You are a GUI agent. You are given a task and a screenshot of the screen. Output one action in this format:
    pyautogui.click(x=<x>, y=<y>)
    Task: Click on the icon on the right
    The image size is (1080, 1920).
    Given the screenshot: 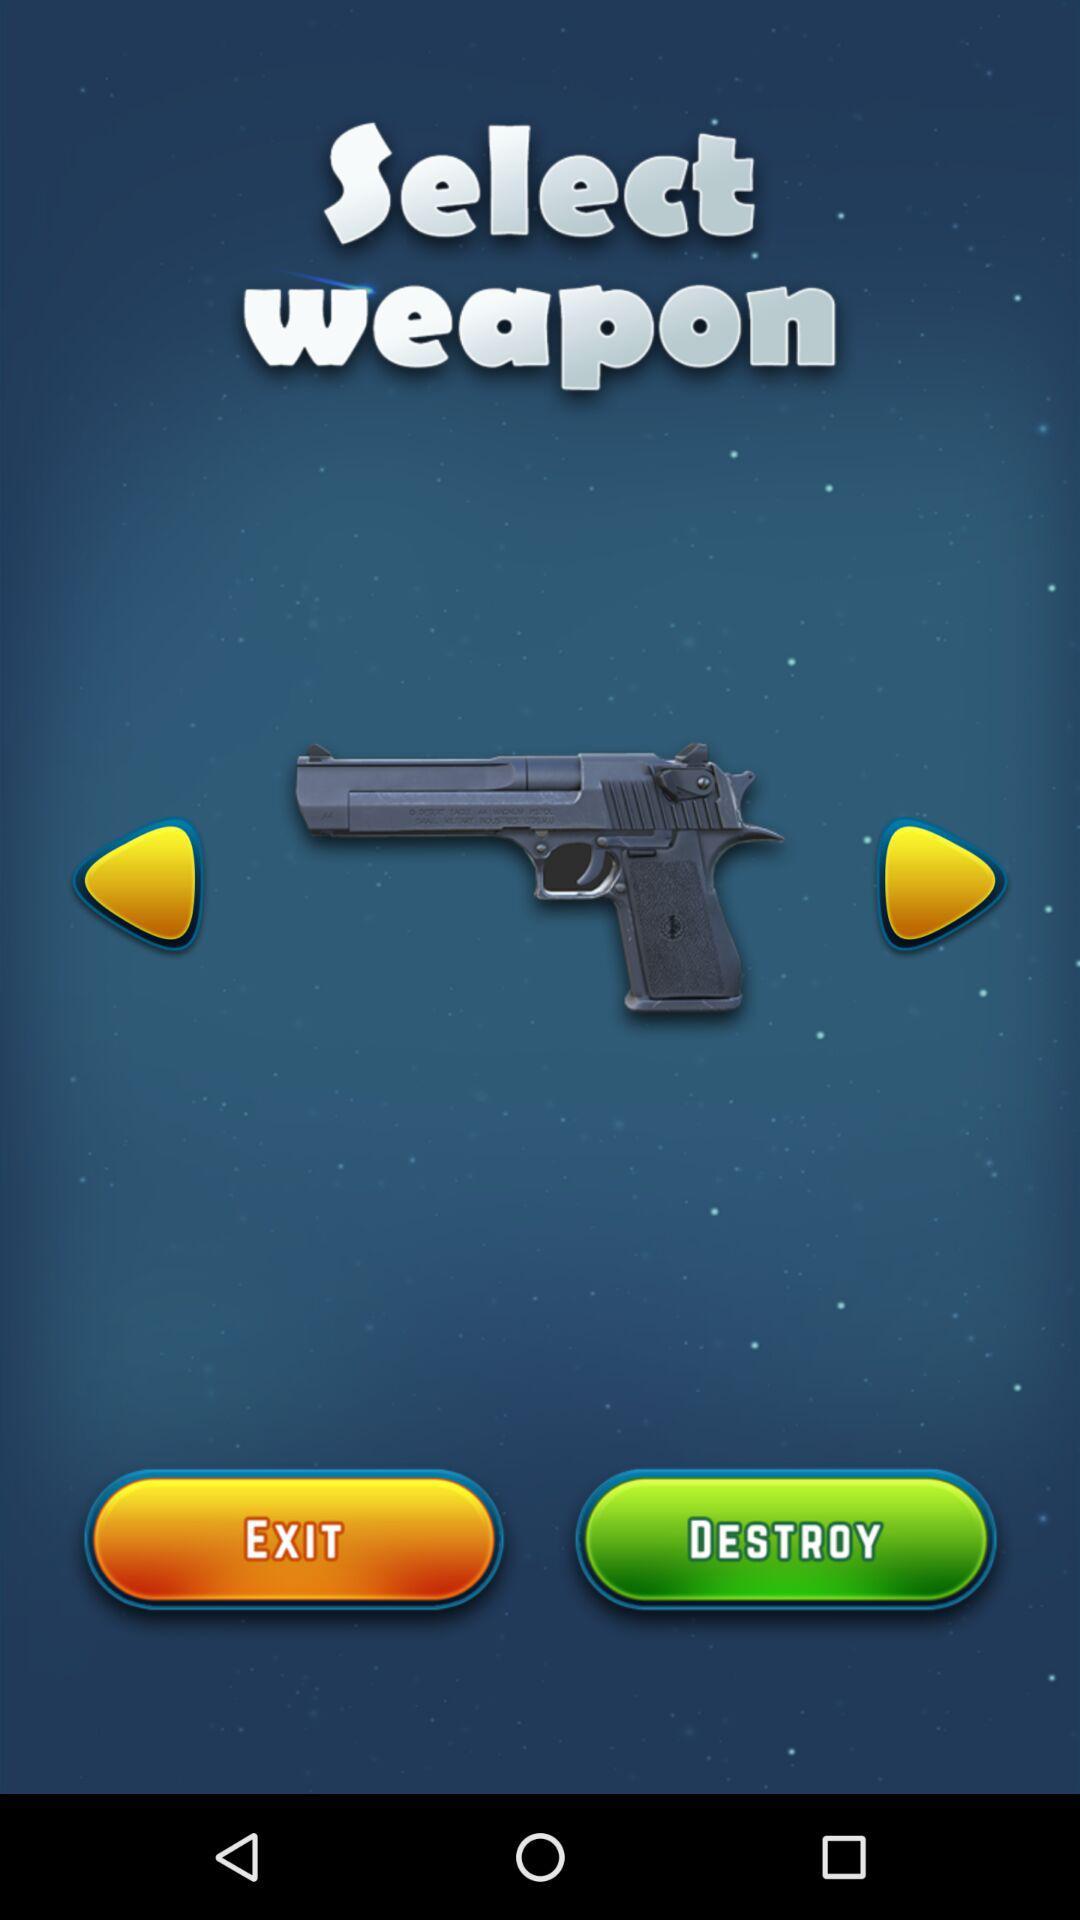 What is the action you would take?
    pyautogui.click(x=941, y=887)
    